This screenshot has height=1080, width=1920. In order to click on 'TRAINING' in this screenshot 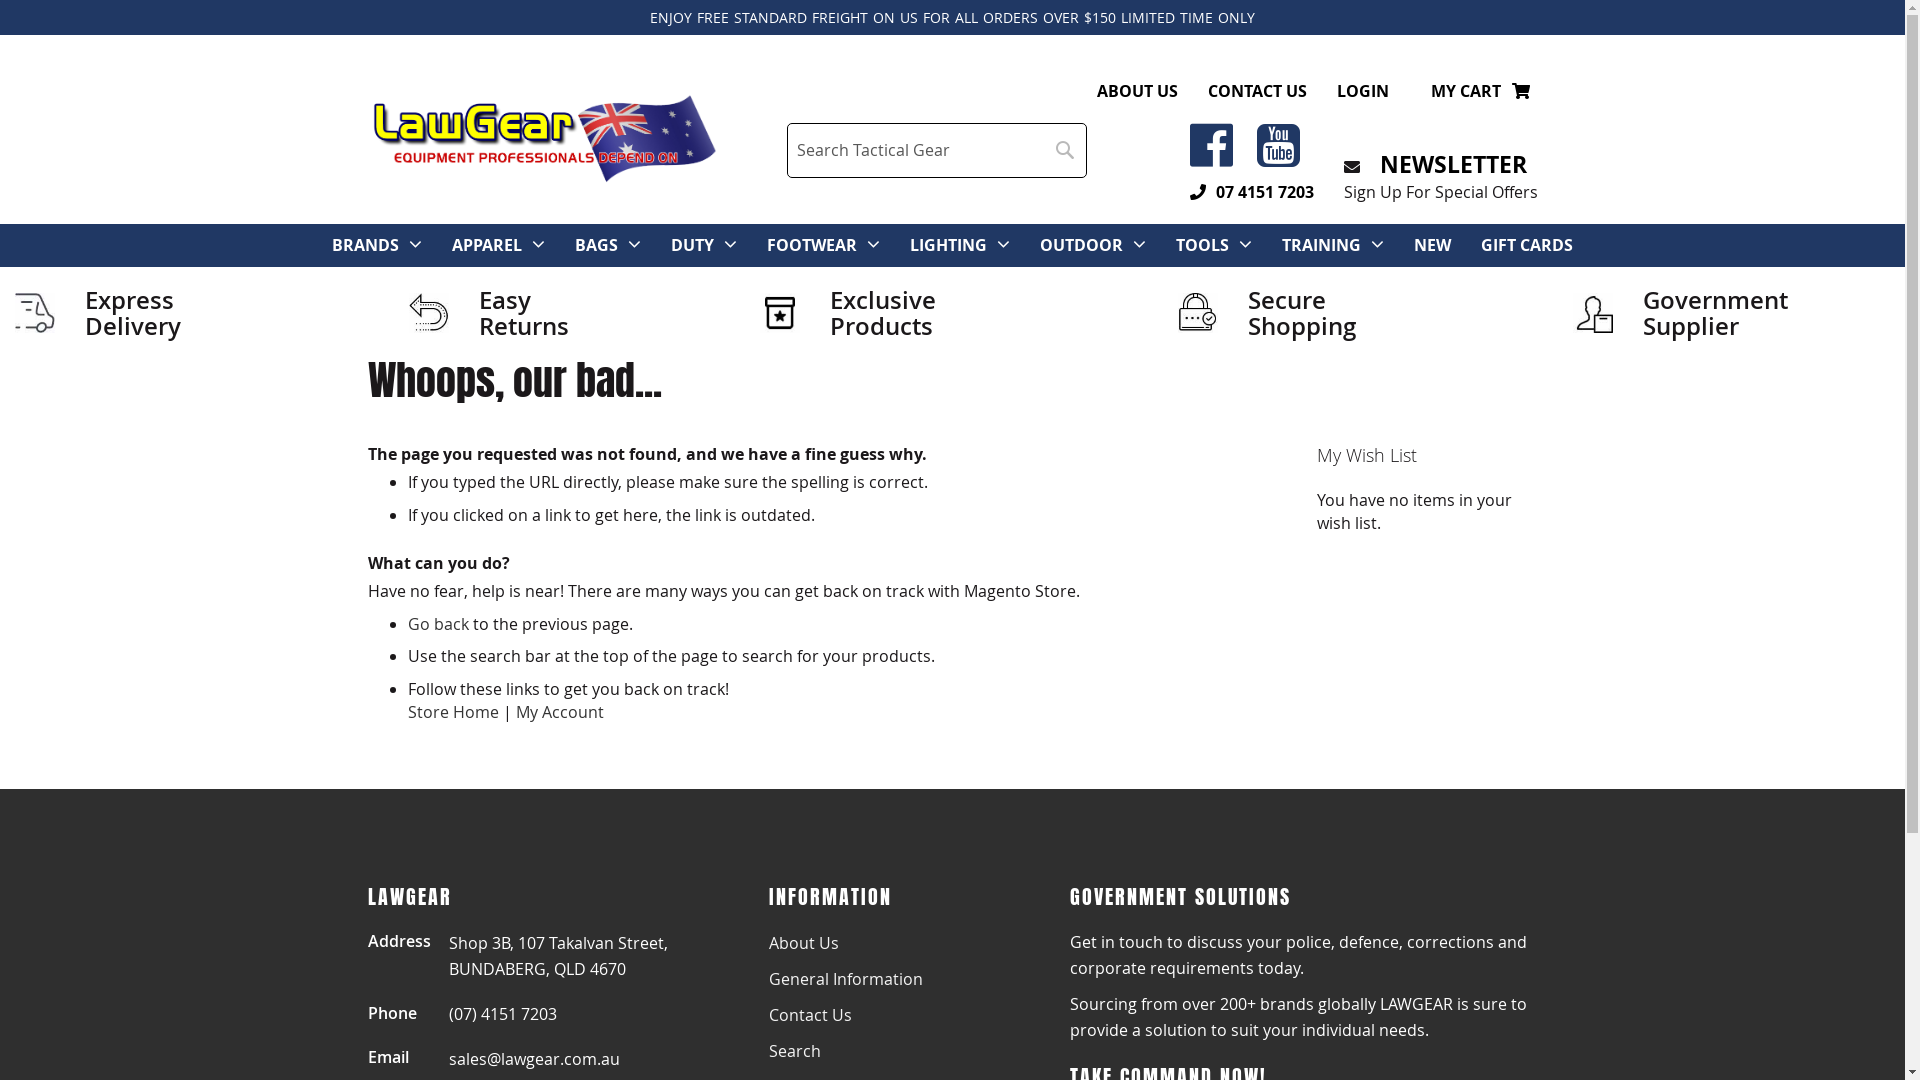, I will do `click(1281, 244)`.